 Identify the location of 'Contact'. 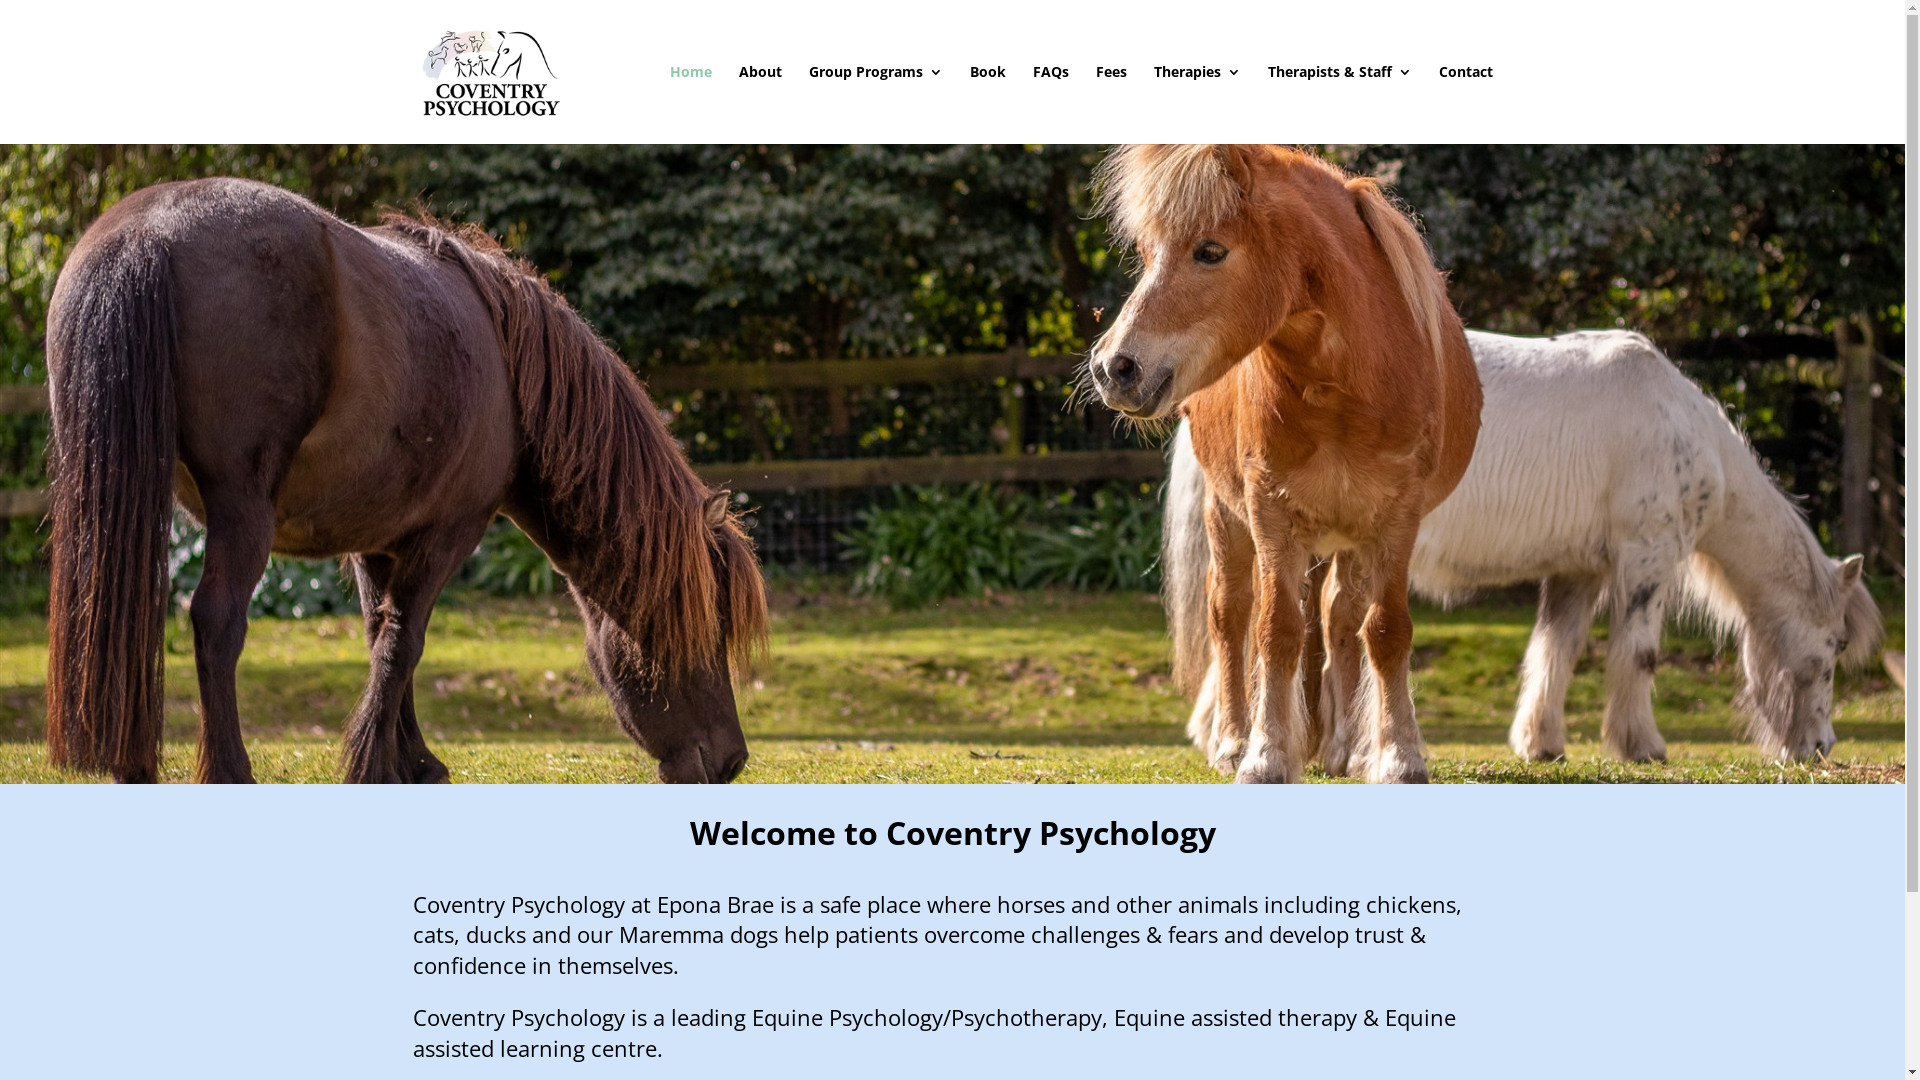
(1464, 104).